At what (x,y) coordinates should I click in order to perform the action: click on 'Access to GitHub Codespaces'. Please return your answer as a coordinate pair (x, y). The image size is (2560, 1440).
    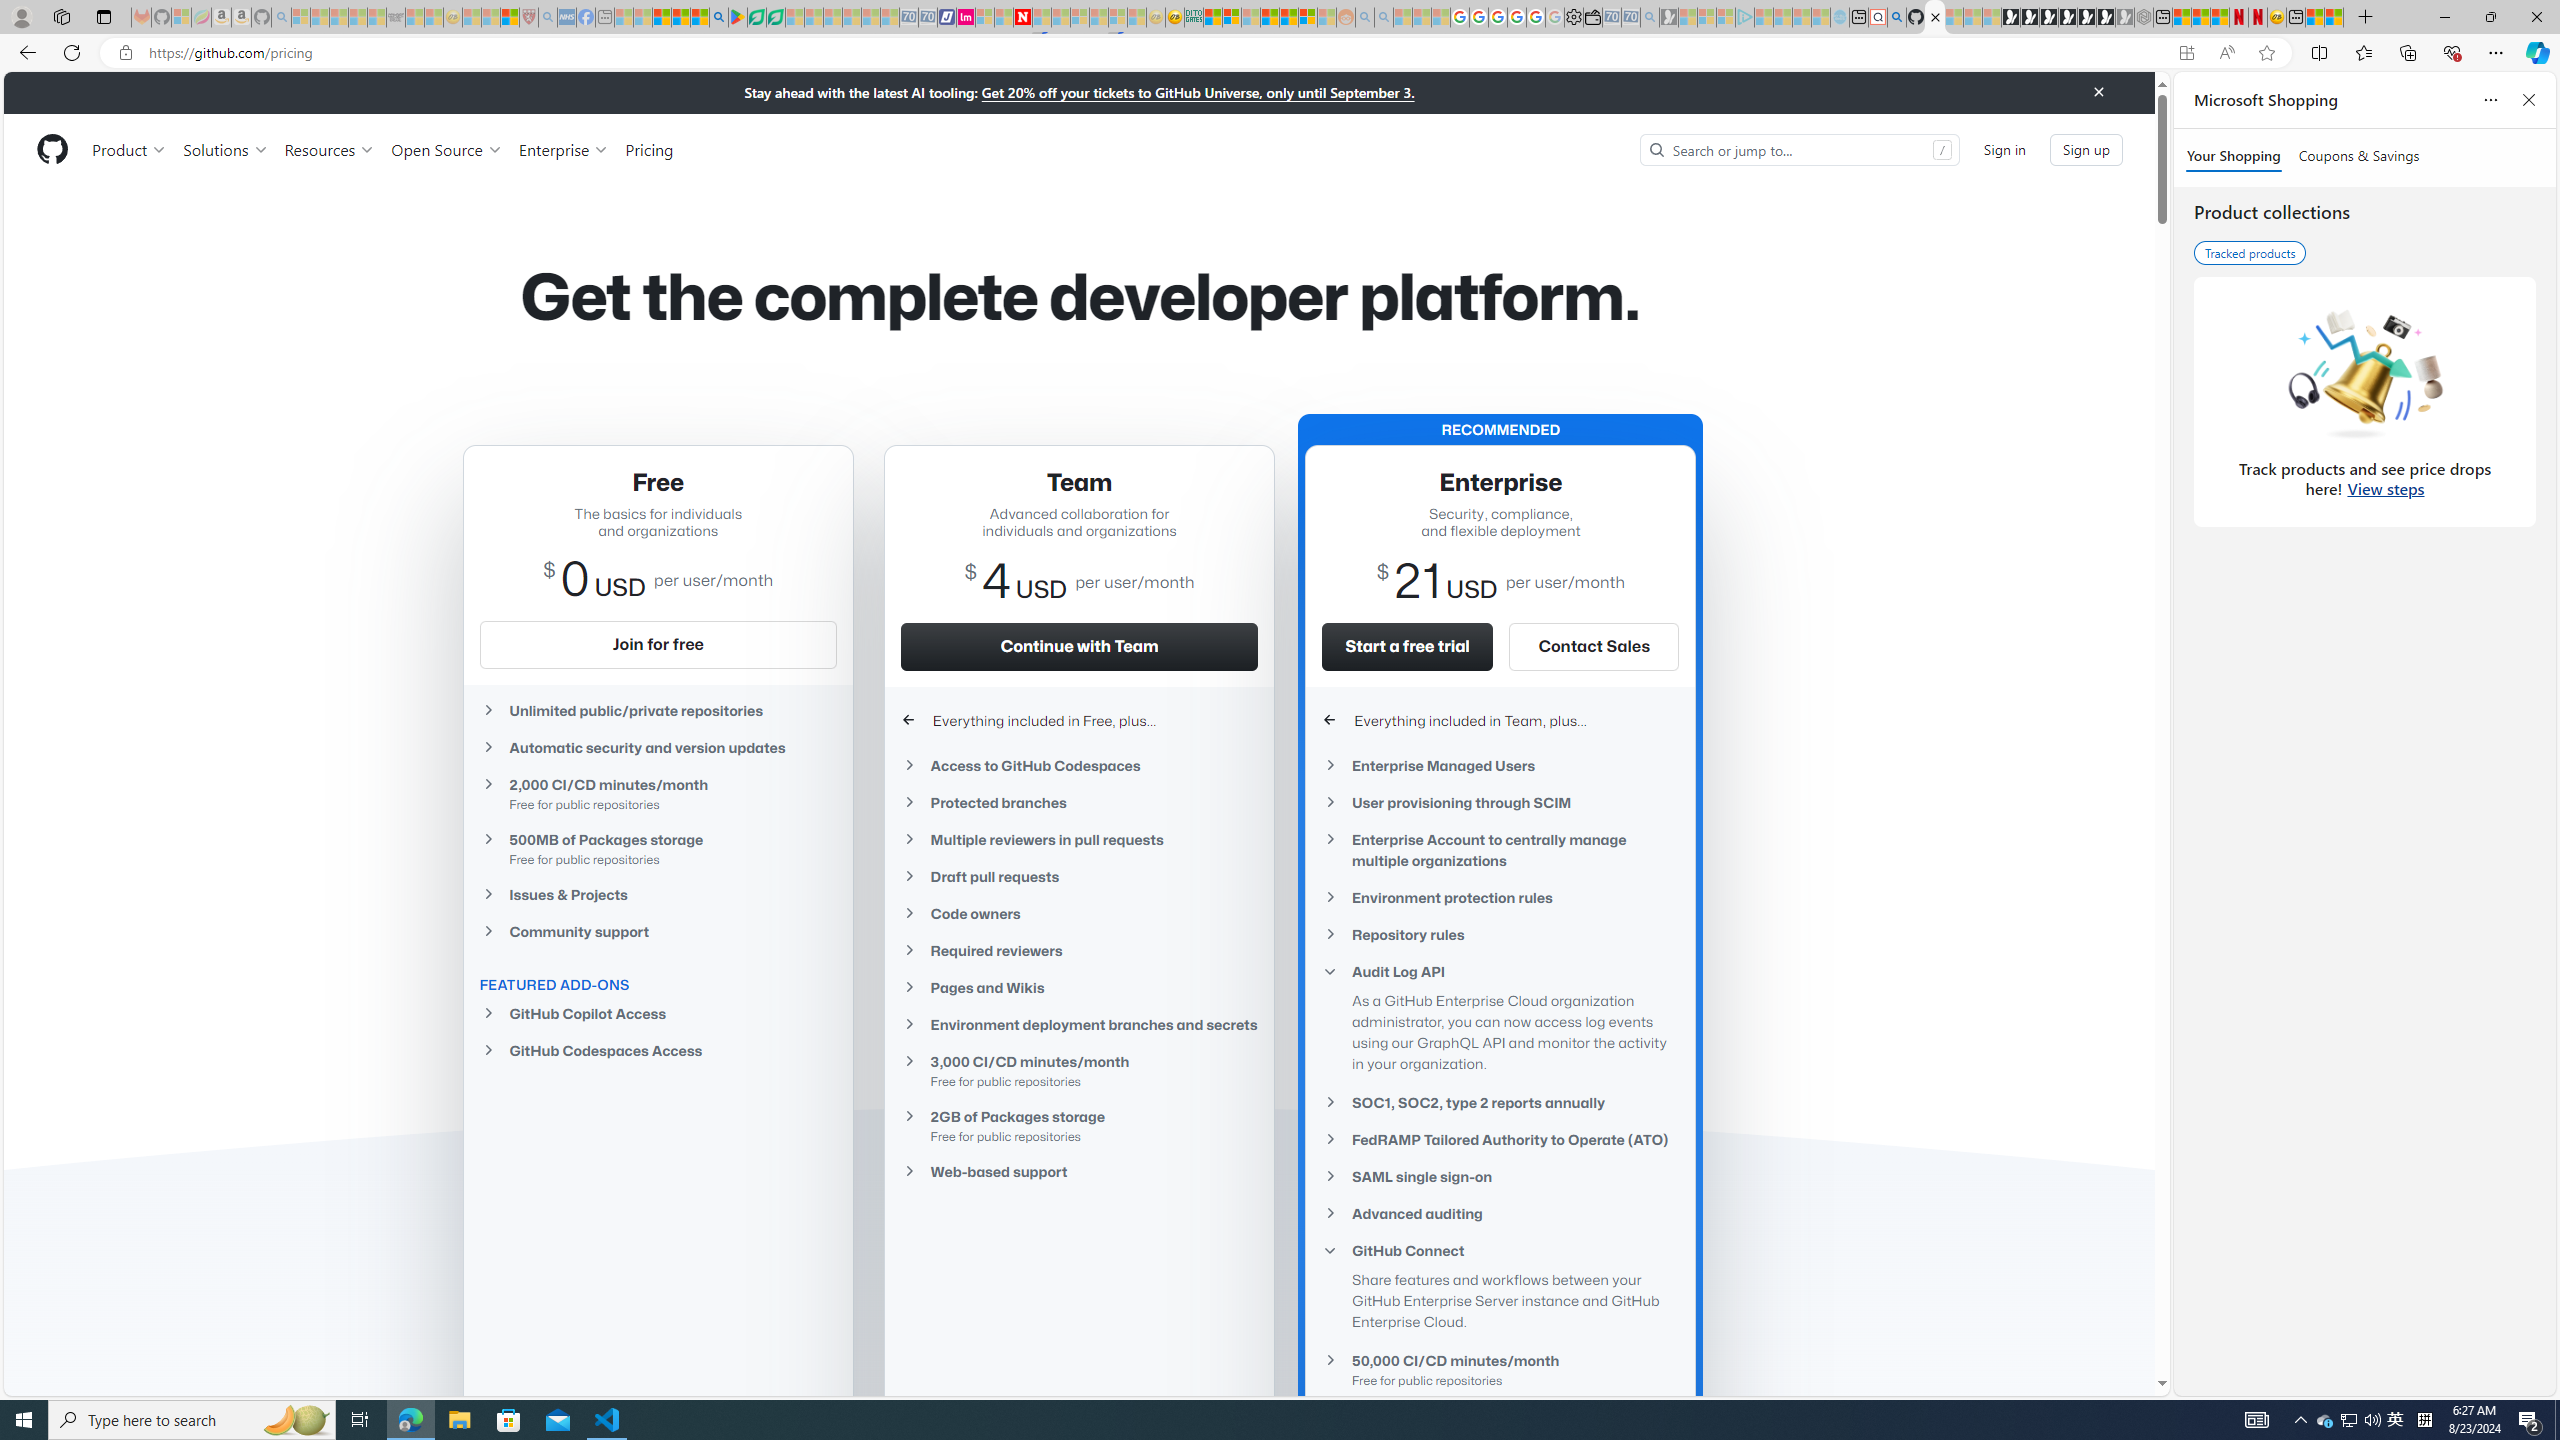
    Looking at the image, I should click on (1080, 765).